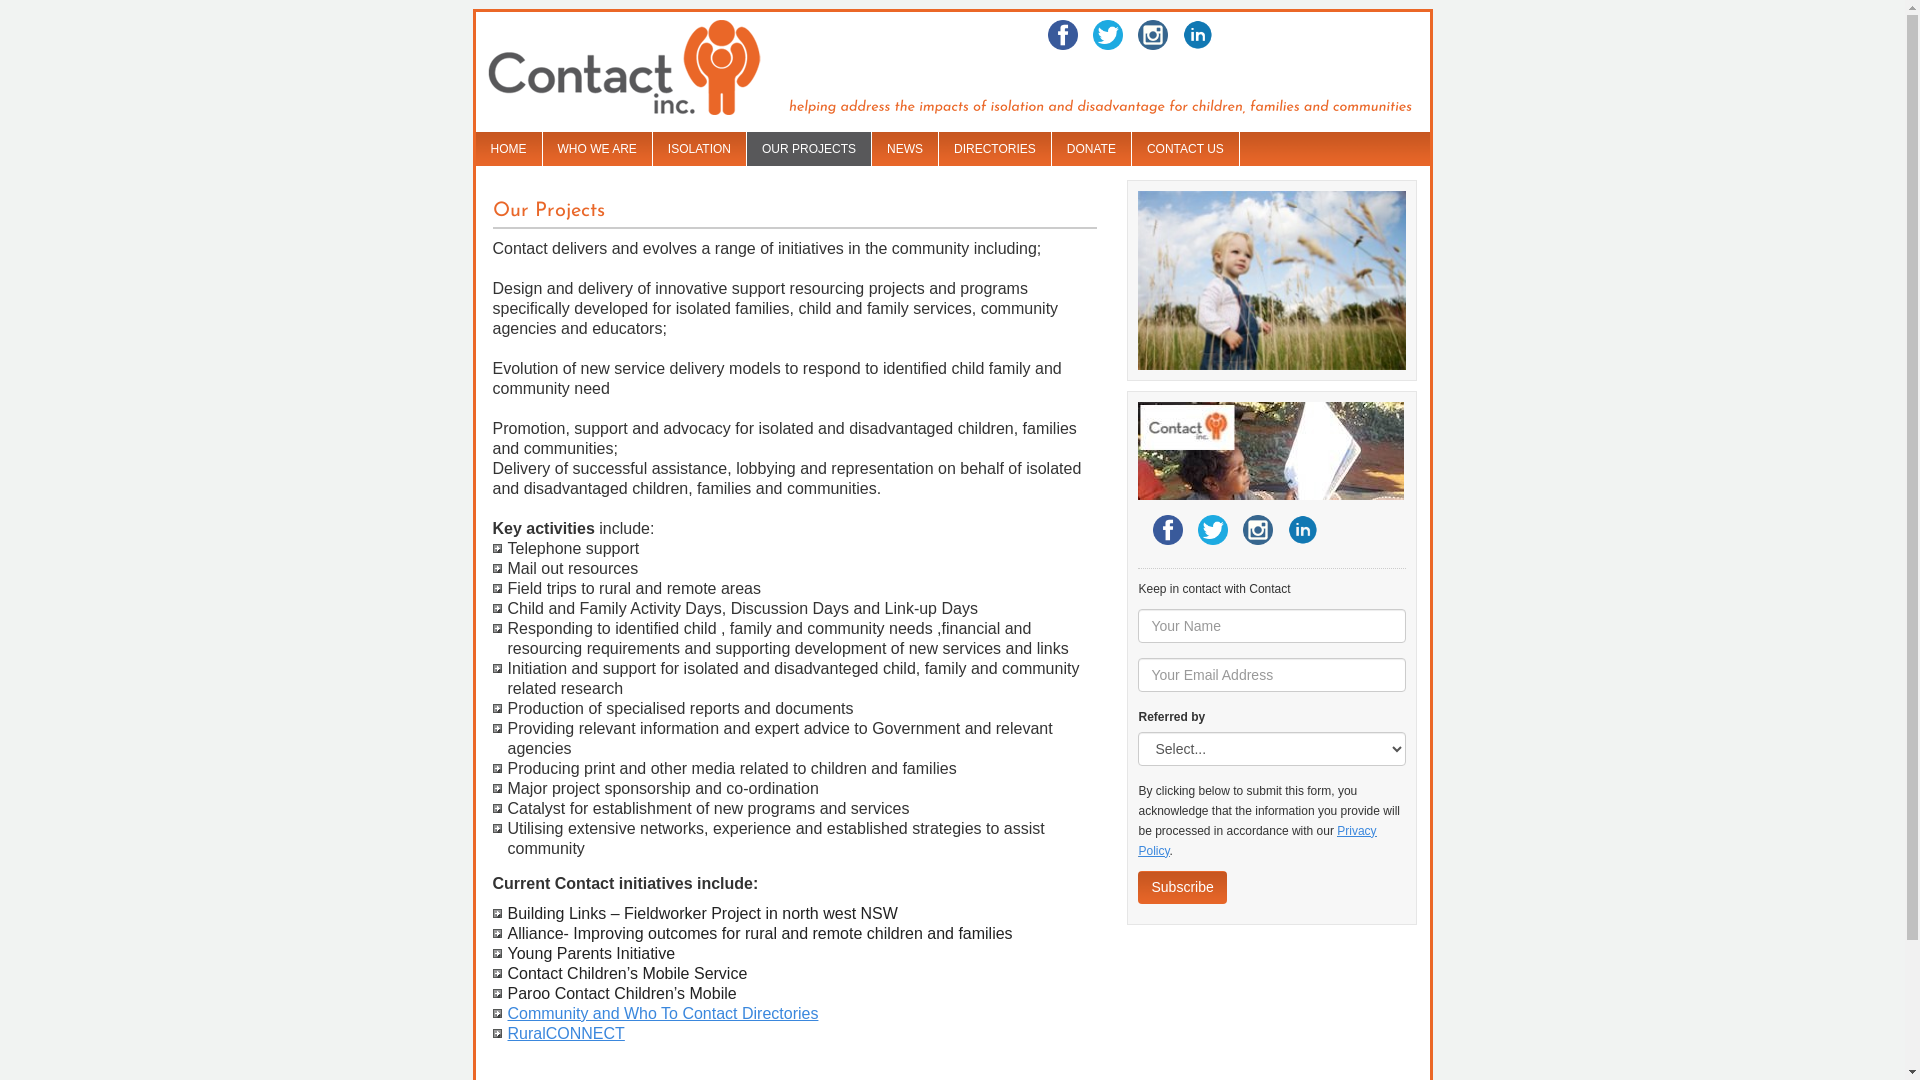 Image resolution: width=1920 pixels, height=1080 pixels. Describe the element at coordinates (1185, 148) in the screenshot. I see `'CONTACT US'` at that location.